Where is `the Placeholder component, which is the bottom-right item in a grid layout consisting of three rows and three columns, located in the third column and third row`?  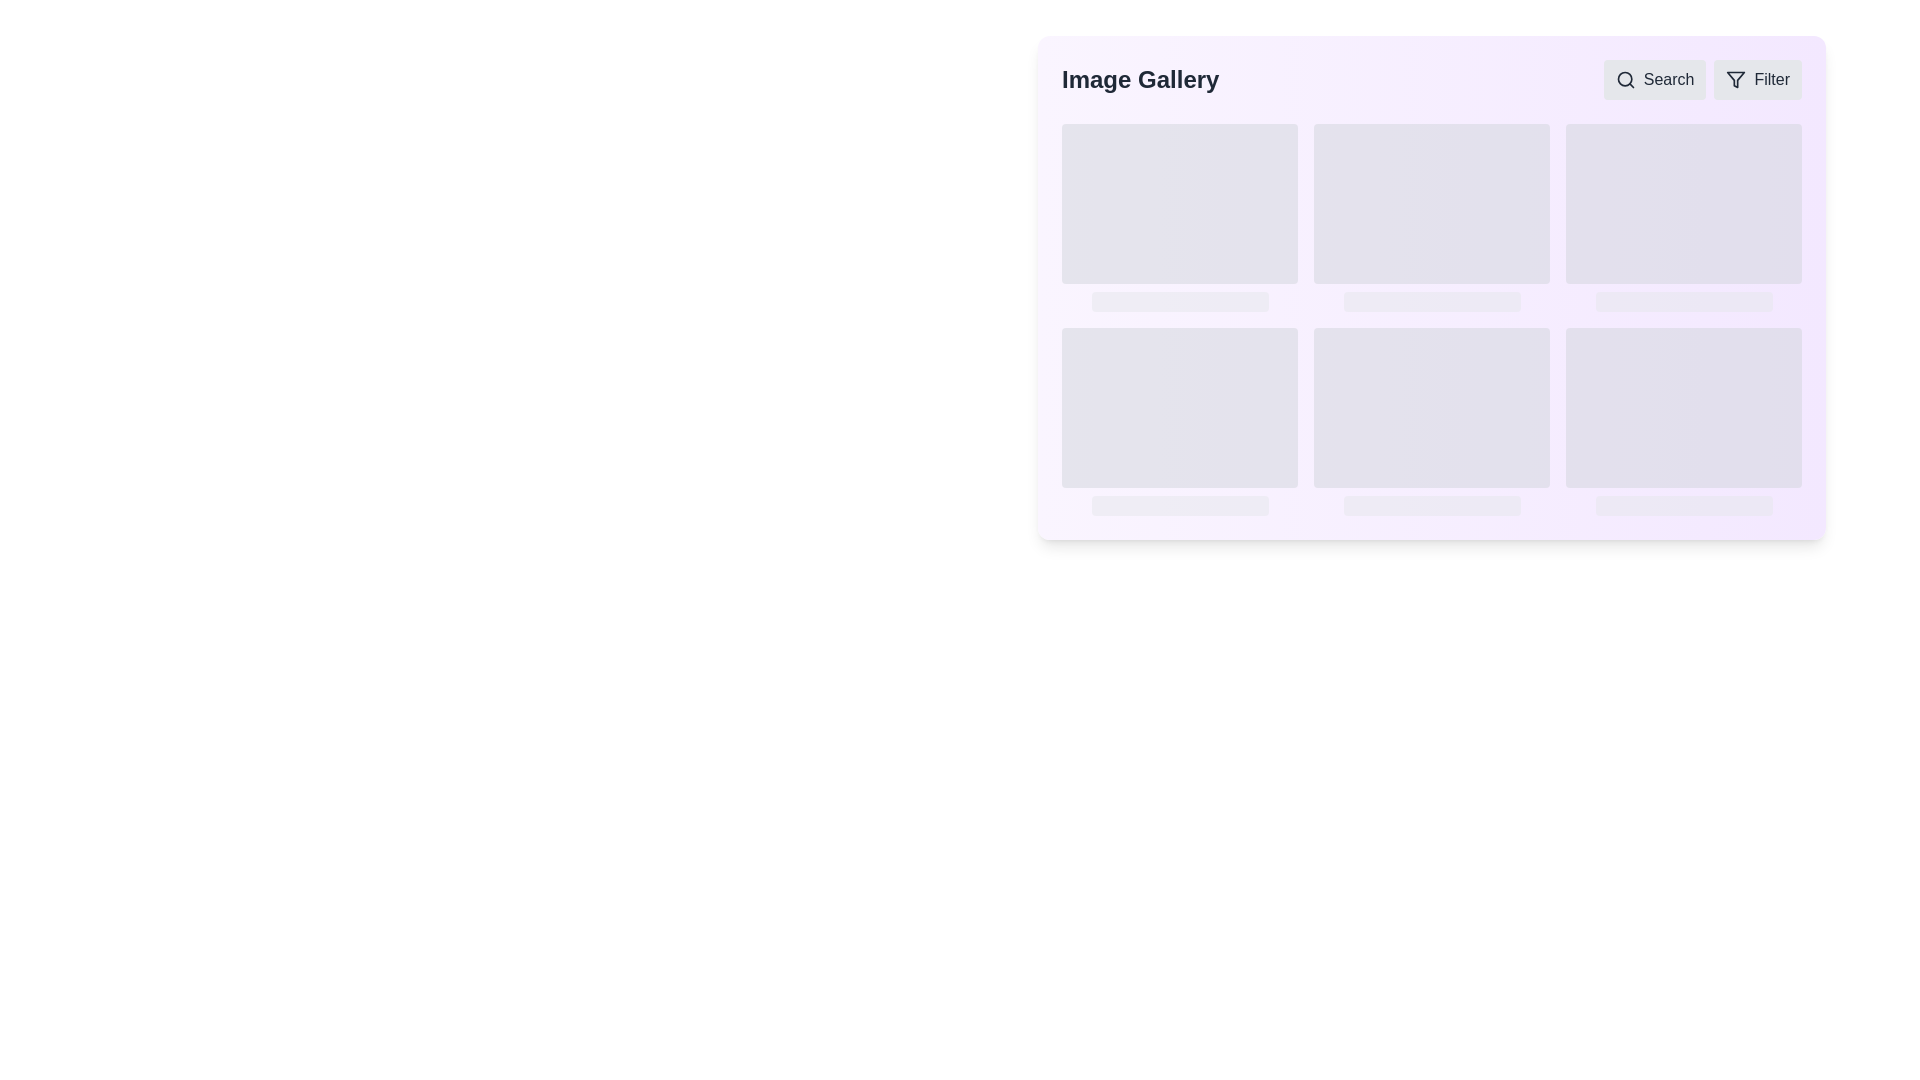 the Placeholder component, which is the bottom-right item in a grid layout consisting of three rows and three columns, located in the third column and third row is located at coordinates (1683, 420).